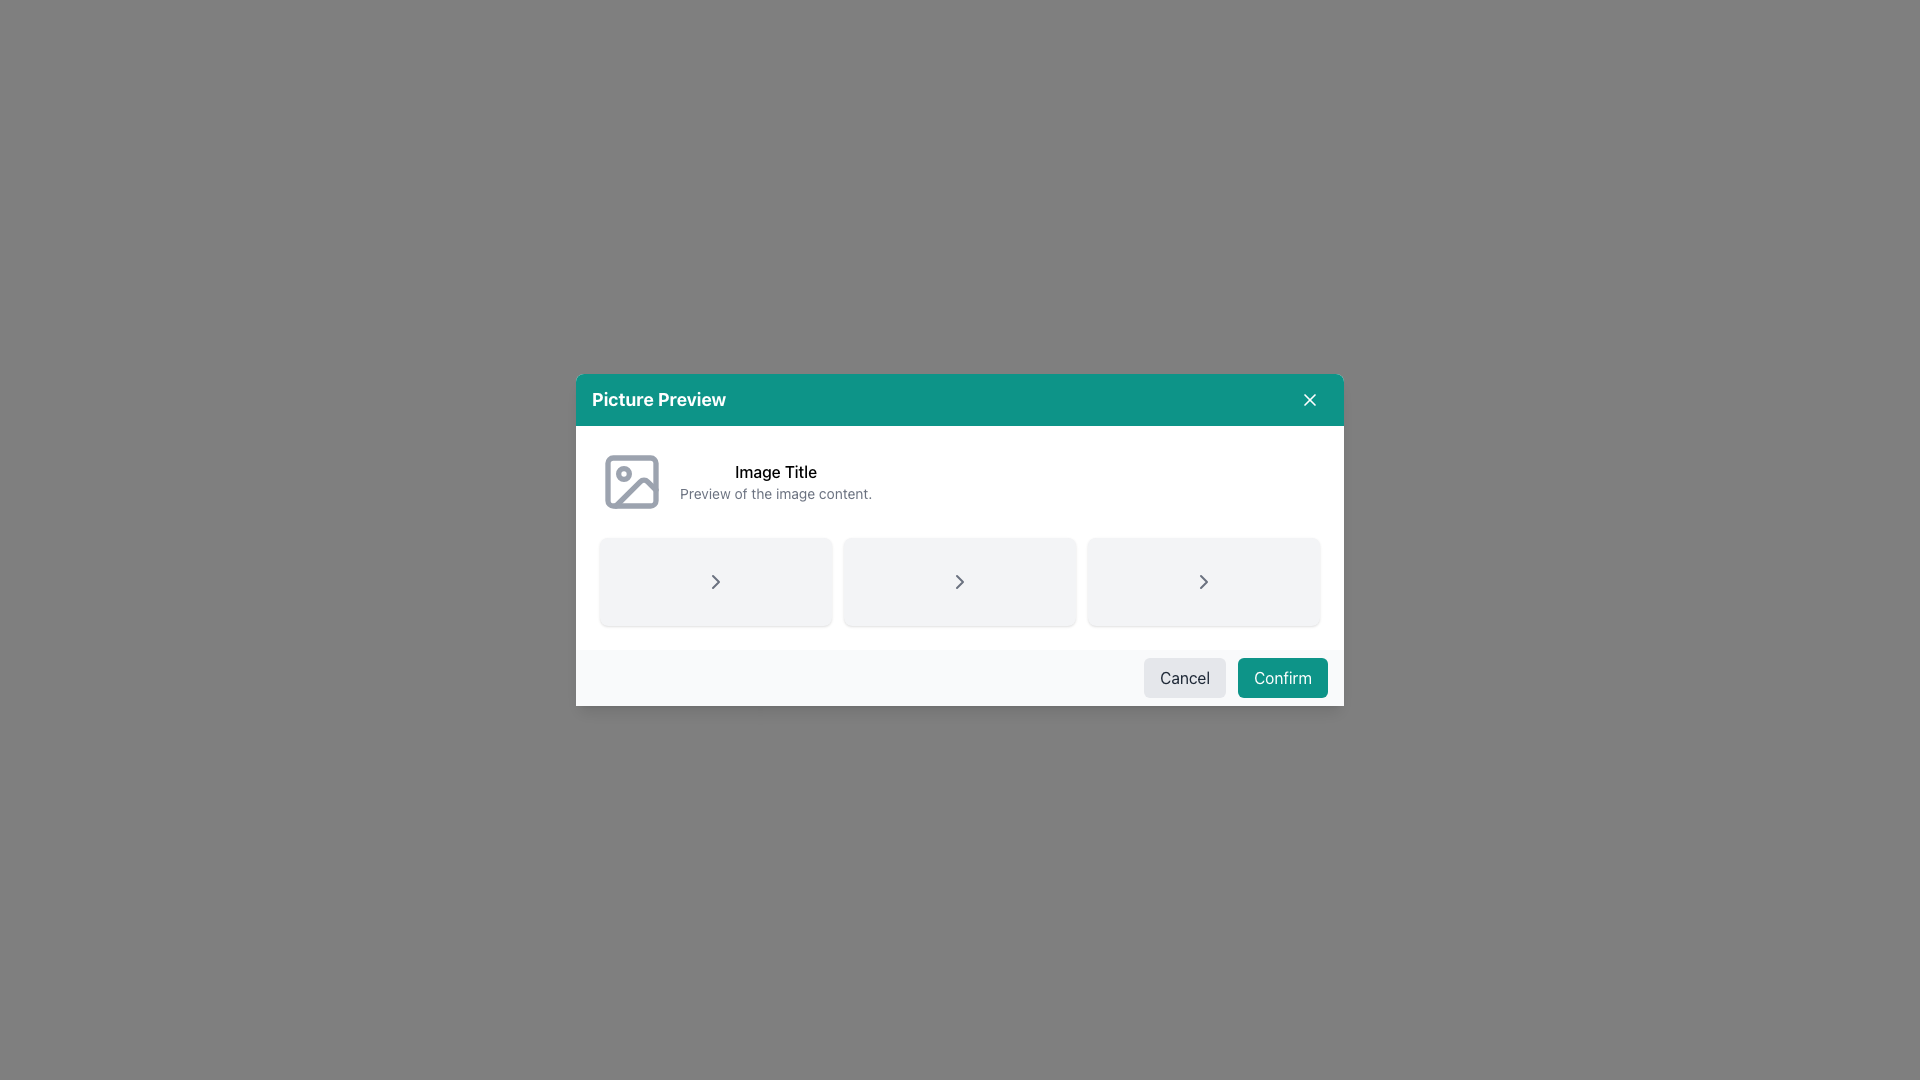  Describe the element at coordinates (715, 582) in the screenshot. I see `the chevron icon, which is the first in a series of similar icons used for navigation within a rounded rectangular button located centrally below the 'Image Title' section` at that location.